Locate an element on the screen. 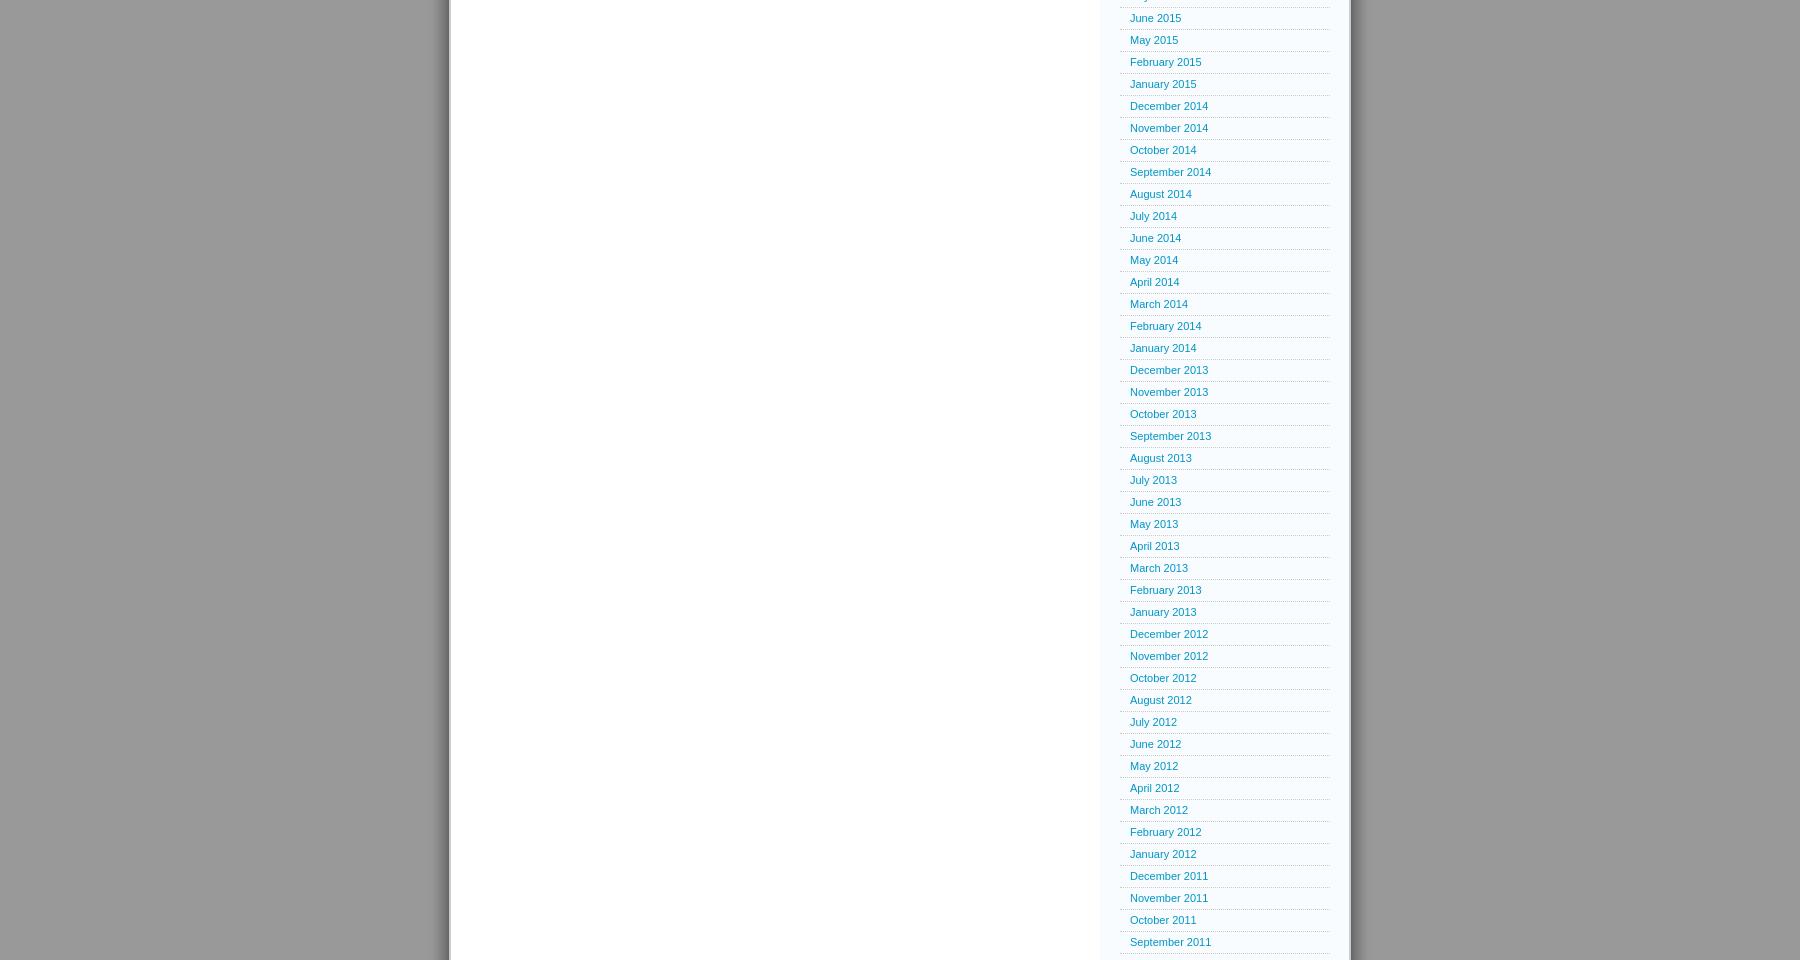 The image size is (1800, 960). 'October 2014' is located at coordinates (1161, 148).